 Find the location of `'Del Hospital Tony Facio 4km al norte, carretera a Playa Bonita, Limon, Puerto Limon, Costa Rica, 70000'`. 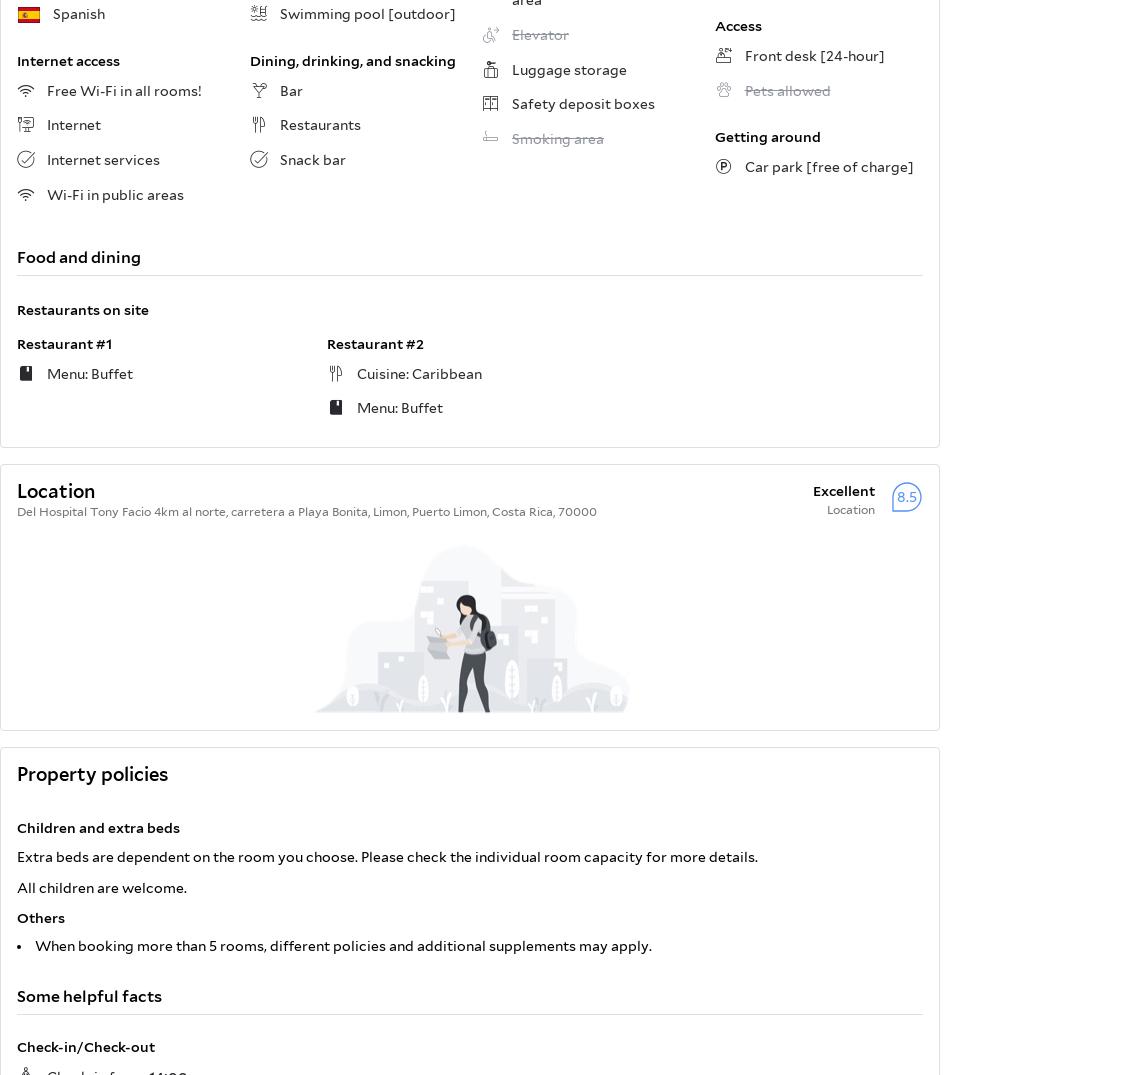

'Del Hospital Tony Facio 4km al norte, carretera a Playa Bonita, Limon, Puerto Limon, Costa Rica, 70000' is located at coordinates (305, 509).